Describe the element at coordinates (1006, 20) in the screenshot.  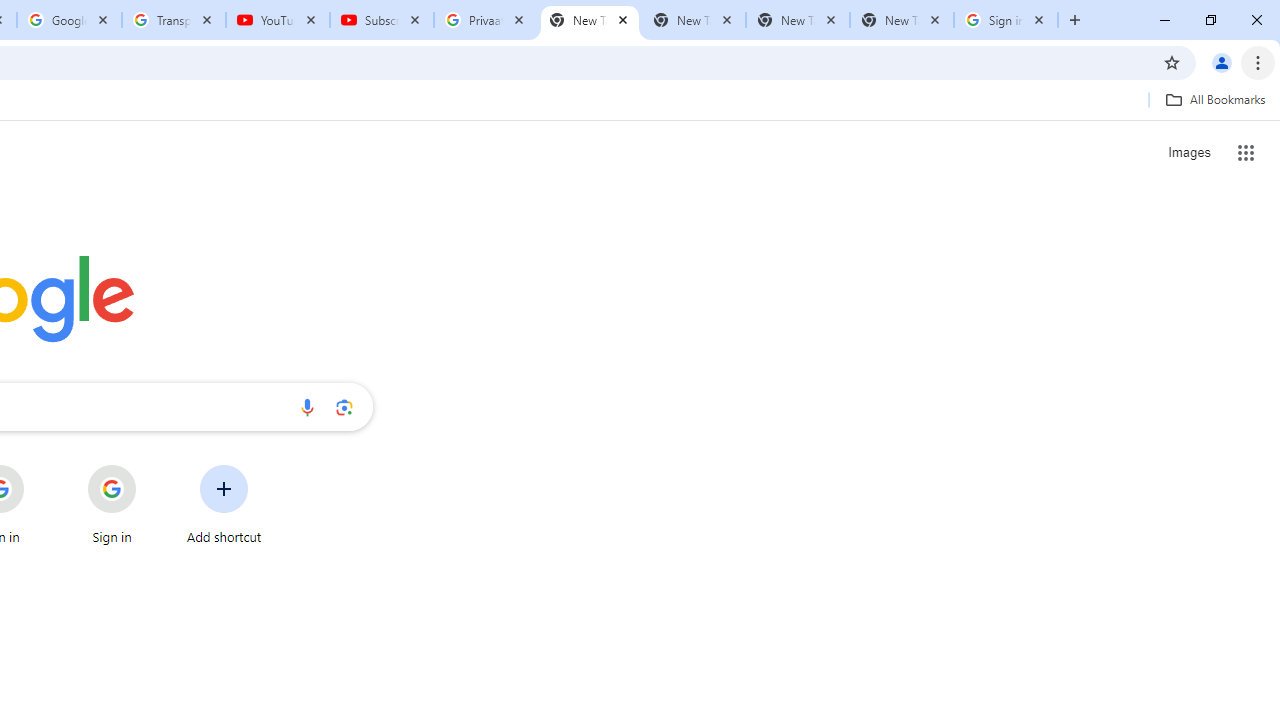
I see `'Sign in - Google Accounts'` at that location.